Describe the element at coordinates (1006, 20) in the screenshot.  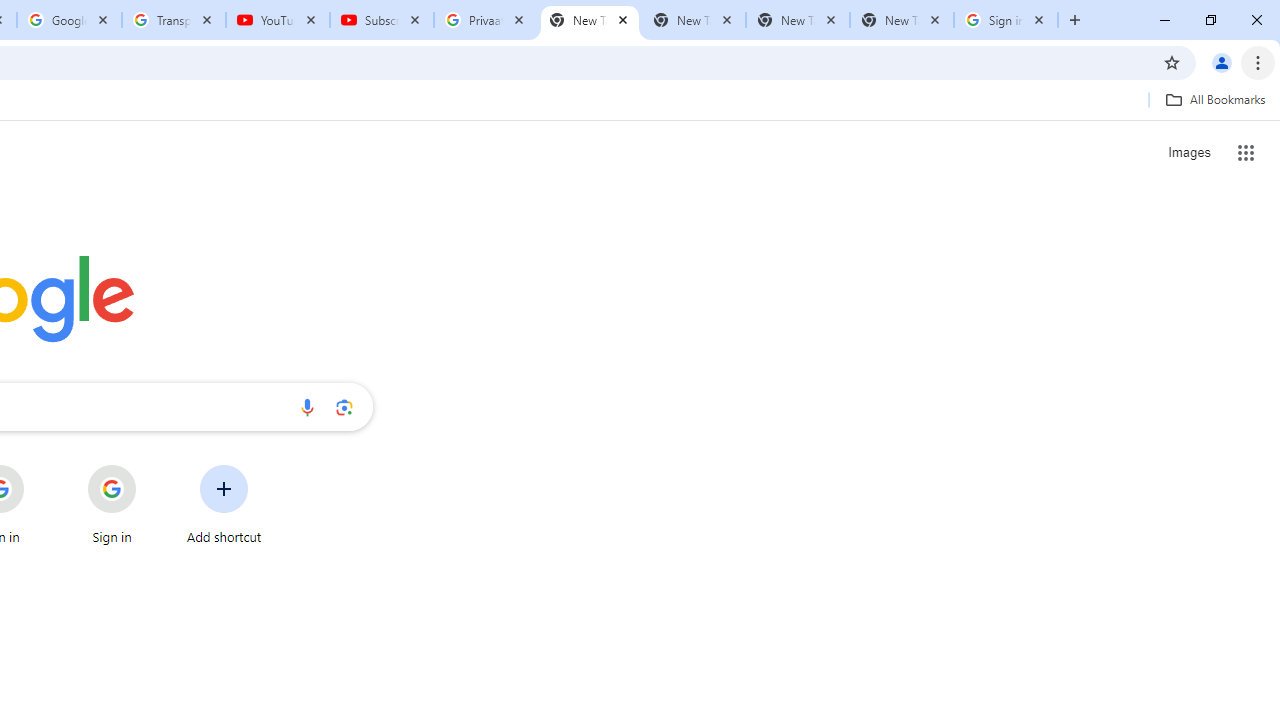
I see `'Sign in - Google Accounts'` at that location.